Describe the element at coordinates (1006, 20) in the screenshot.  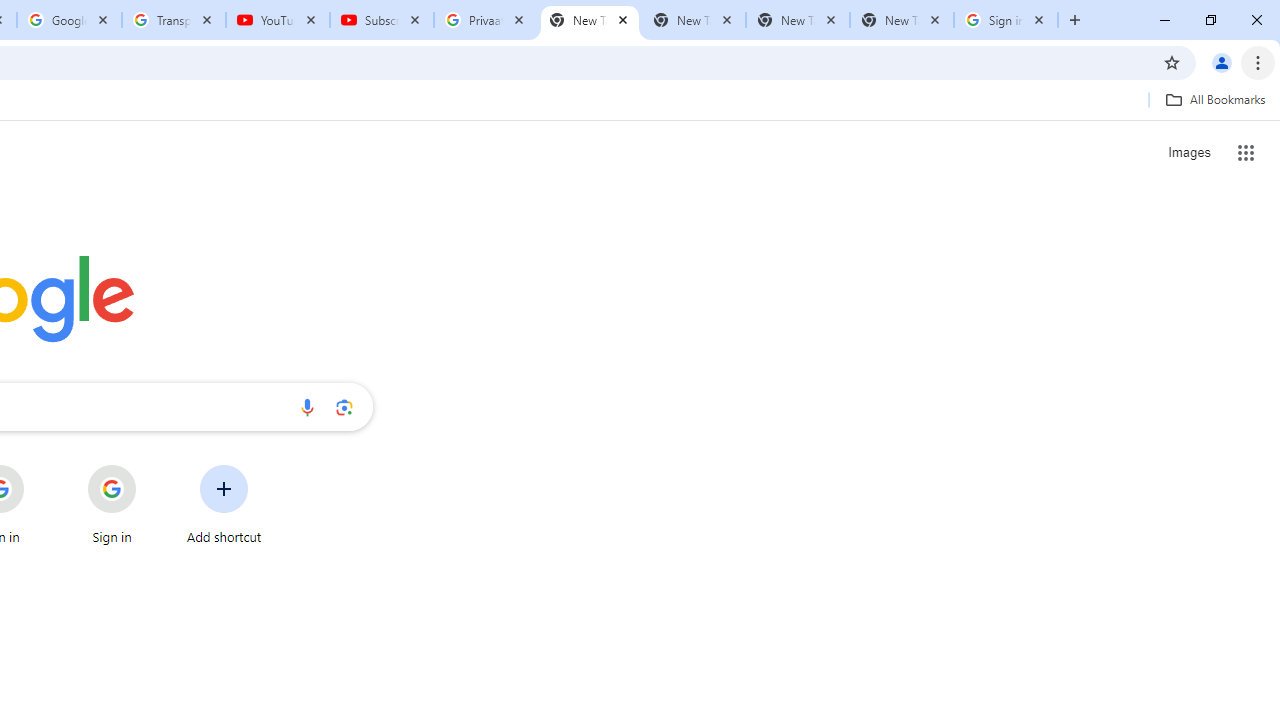
I see `'Sign in - Google Accounts'` at that location.